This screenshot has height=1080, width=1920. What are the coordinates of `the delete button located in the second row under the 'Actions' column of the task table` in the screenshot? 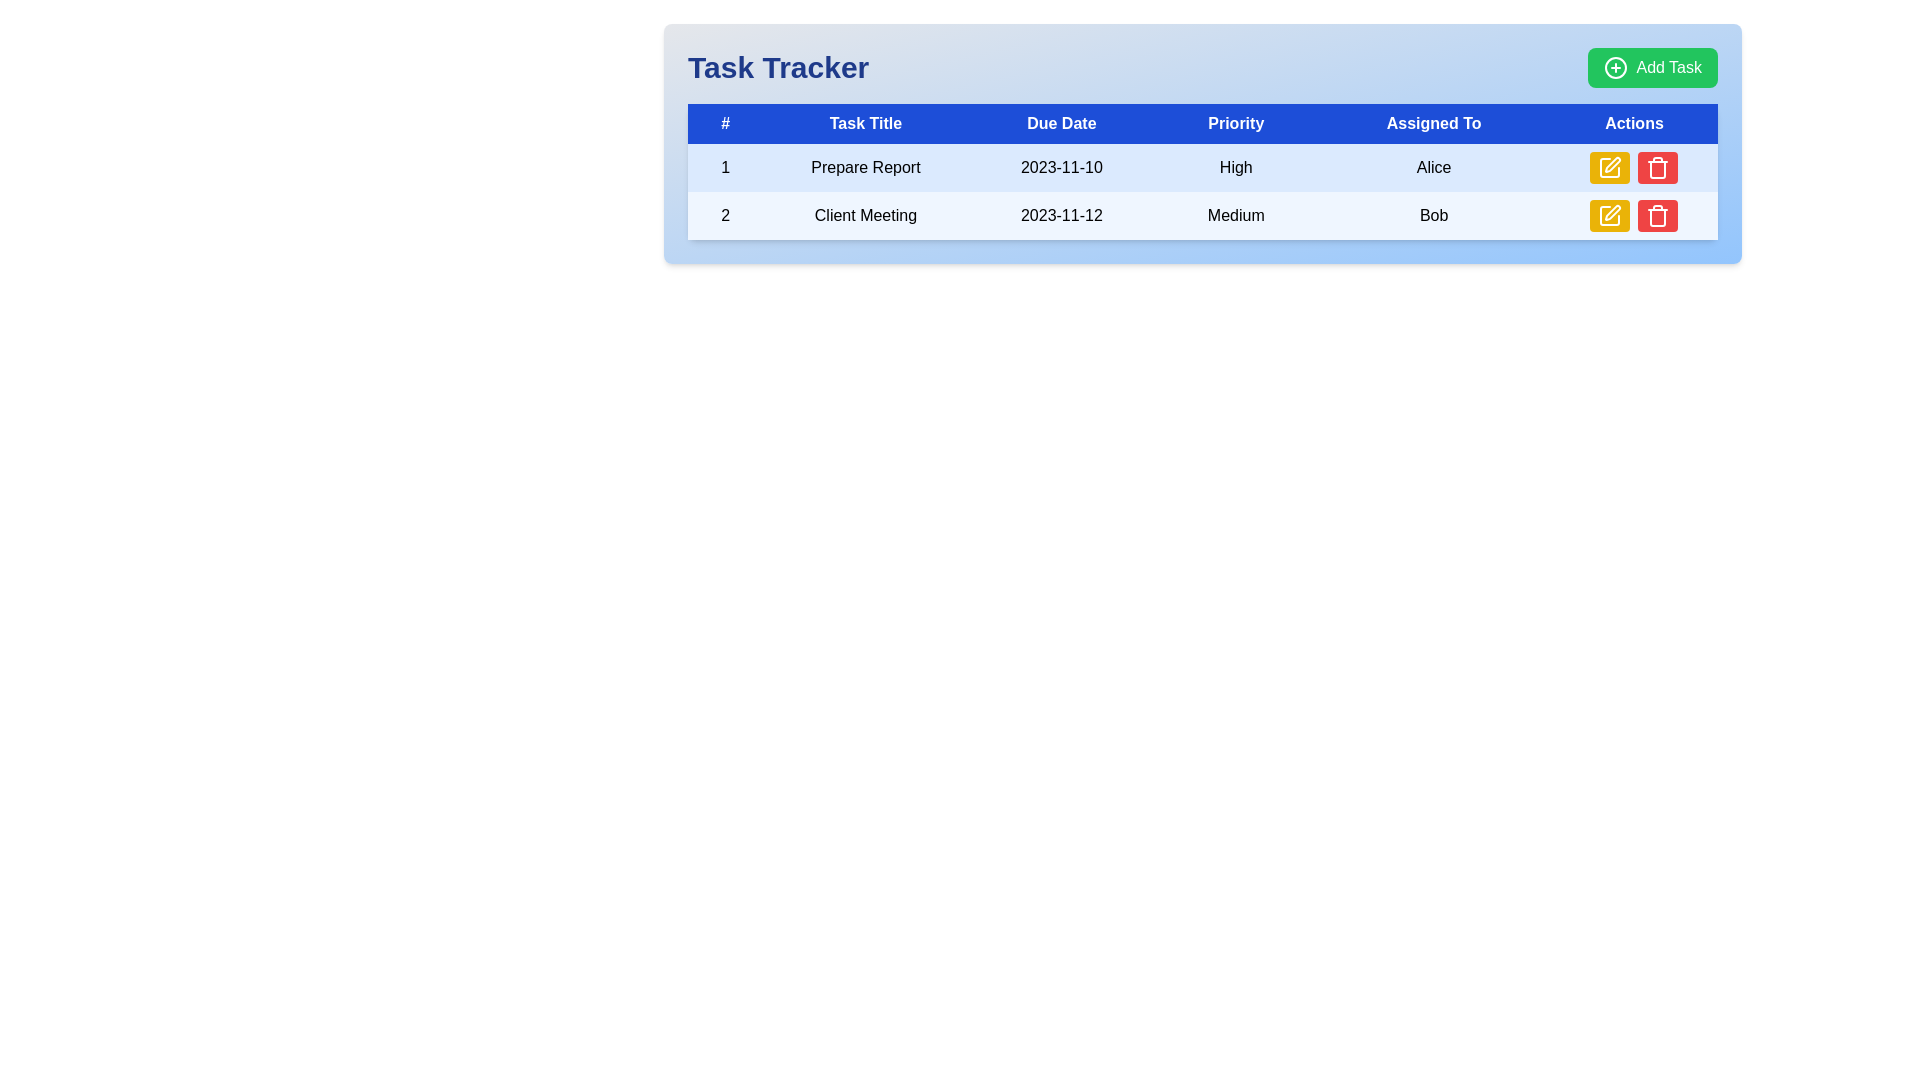 It's located at (1658, 168).